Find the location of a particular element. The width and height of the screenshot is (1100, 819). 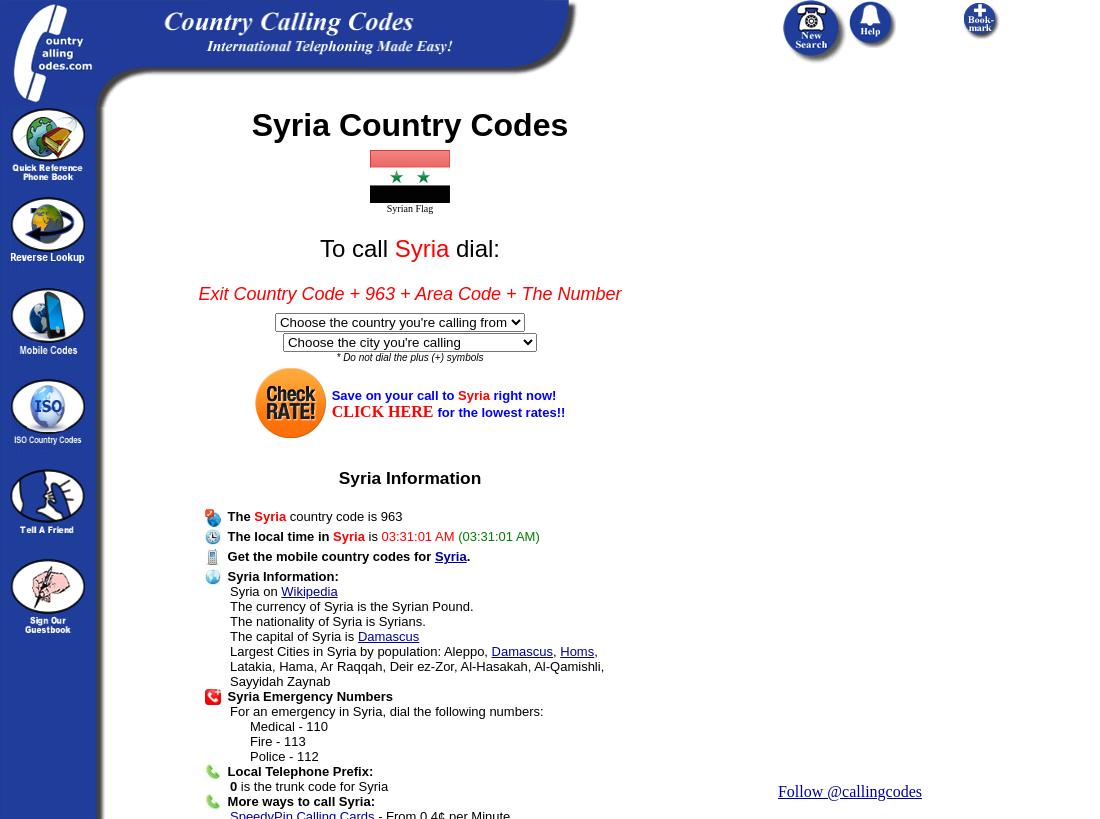

'Homs' is located at coordinates (575, 651).